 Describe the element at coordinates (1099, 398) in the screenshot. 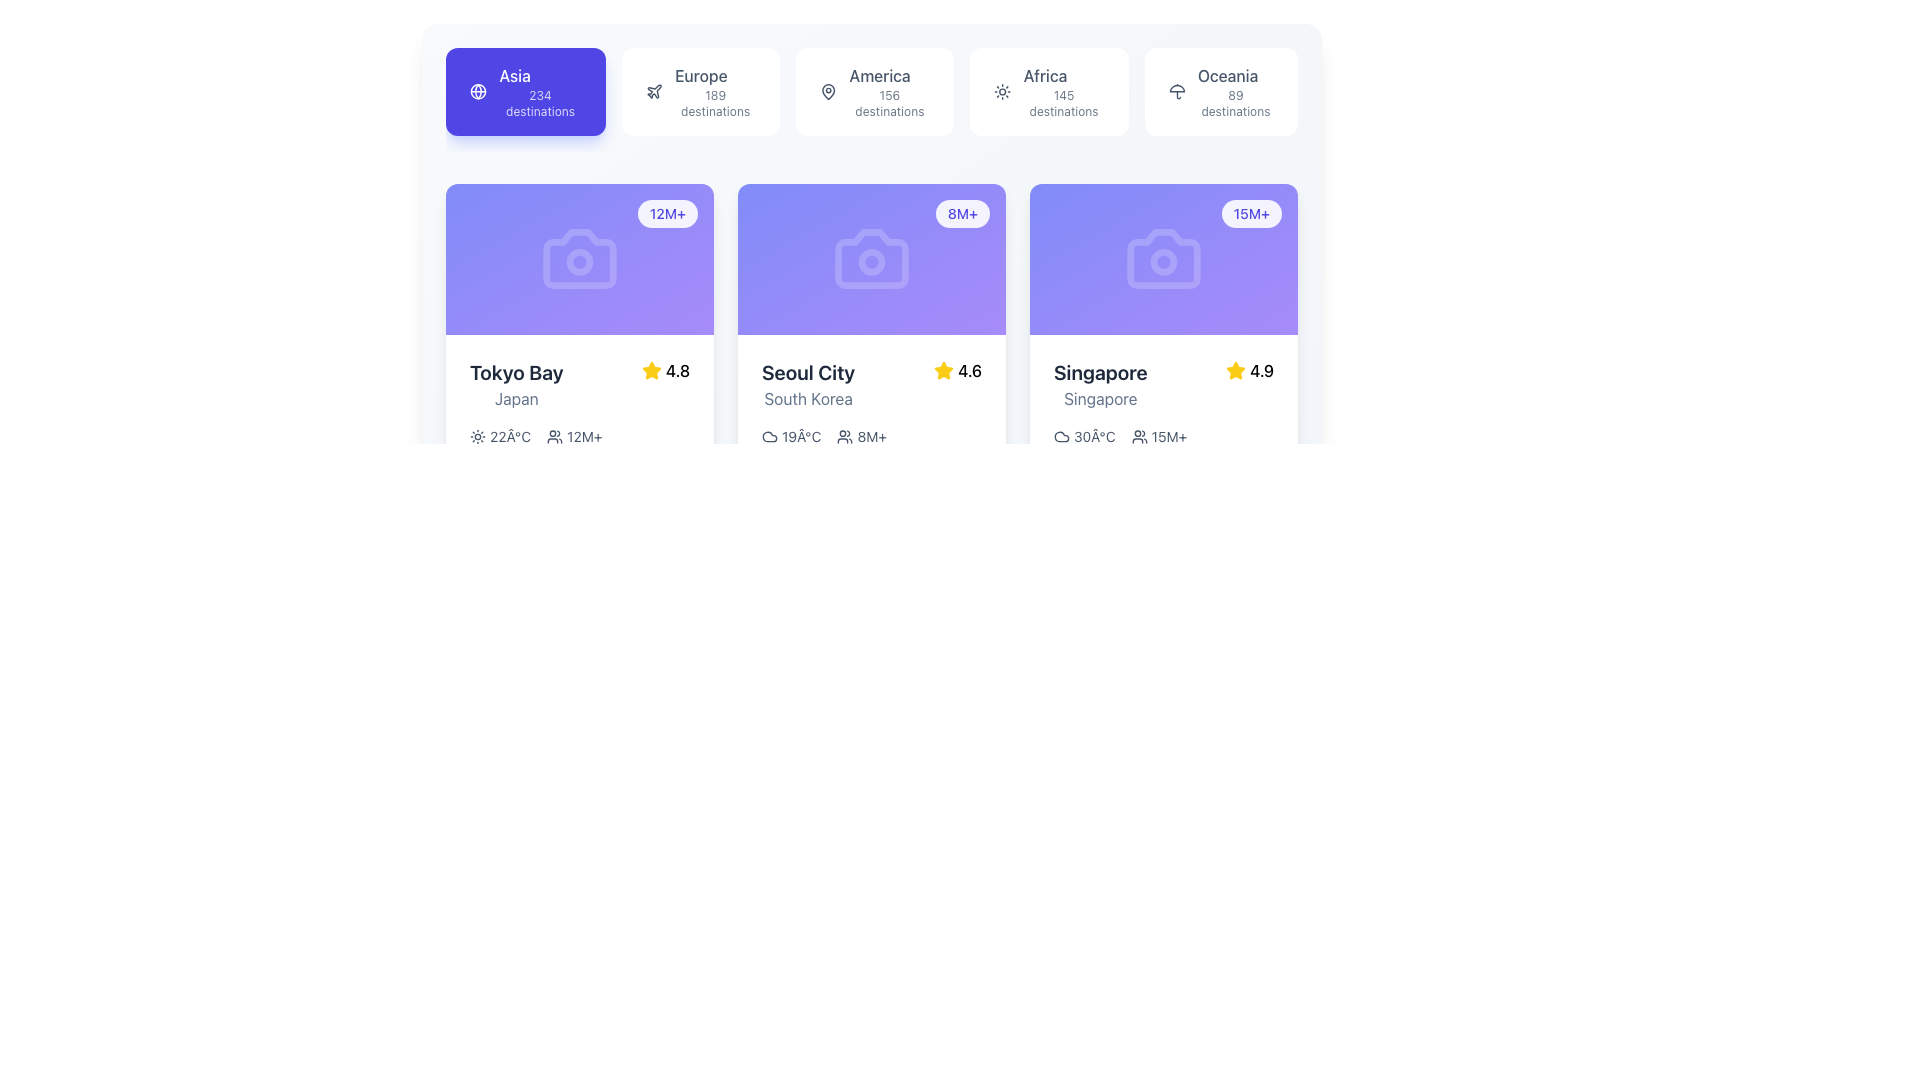

I see `the text label that reads 'Singapore', which is styled with a subtle grey color and positioned within the information card, located beneath the city name and above the weather and population information` at that location.